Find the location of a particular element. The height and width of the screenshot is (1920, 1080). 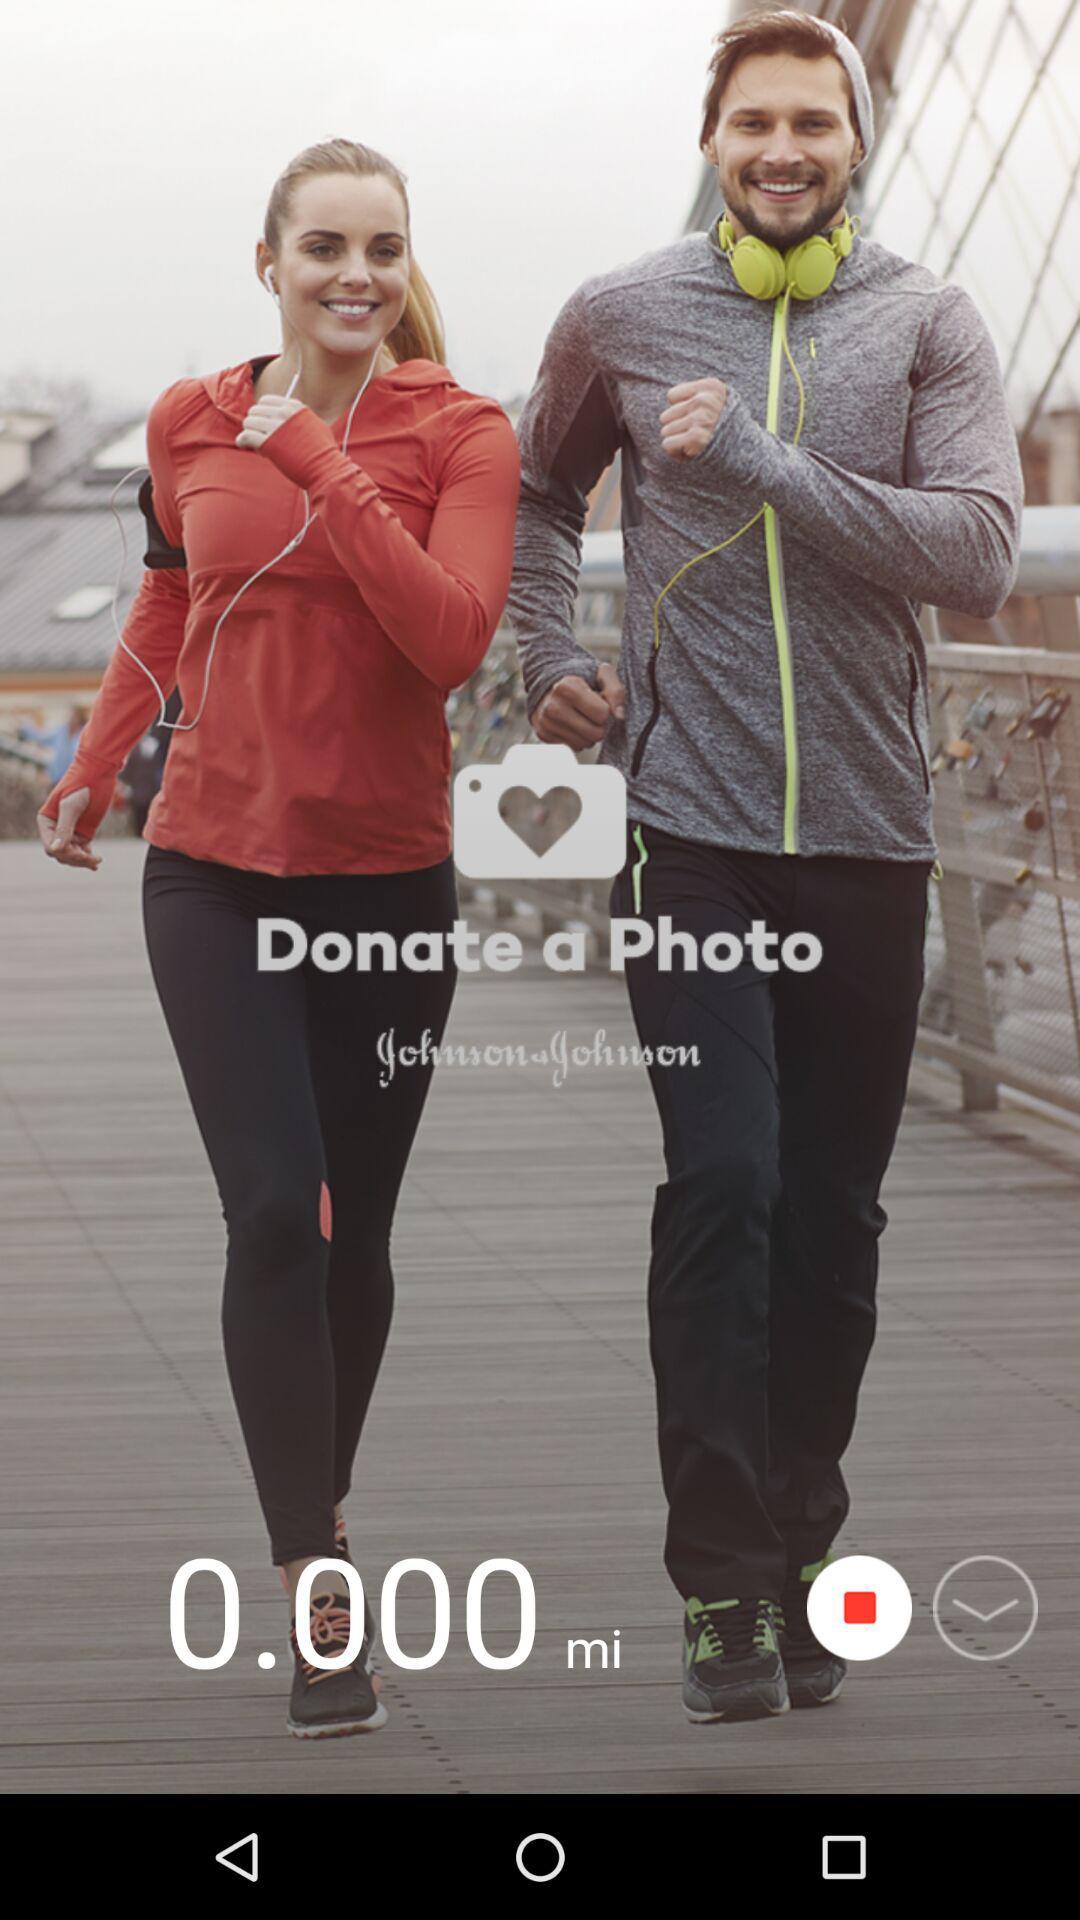

start is located at coordinates (858, 1608).